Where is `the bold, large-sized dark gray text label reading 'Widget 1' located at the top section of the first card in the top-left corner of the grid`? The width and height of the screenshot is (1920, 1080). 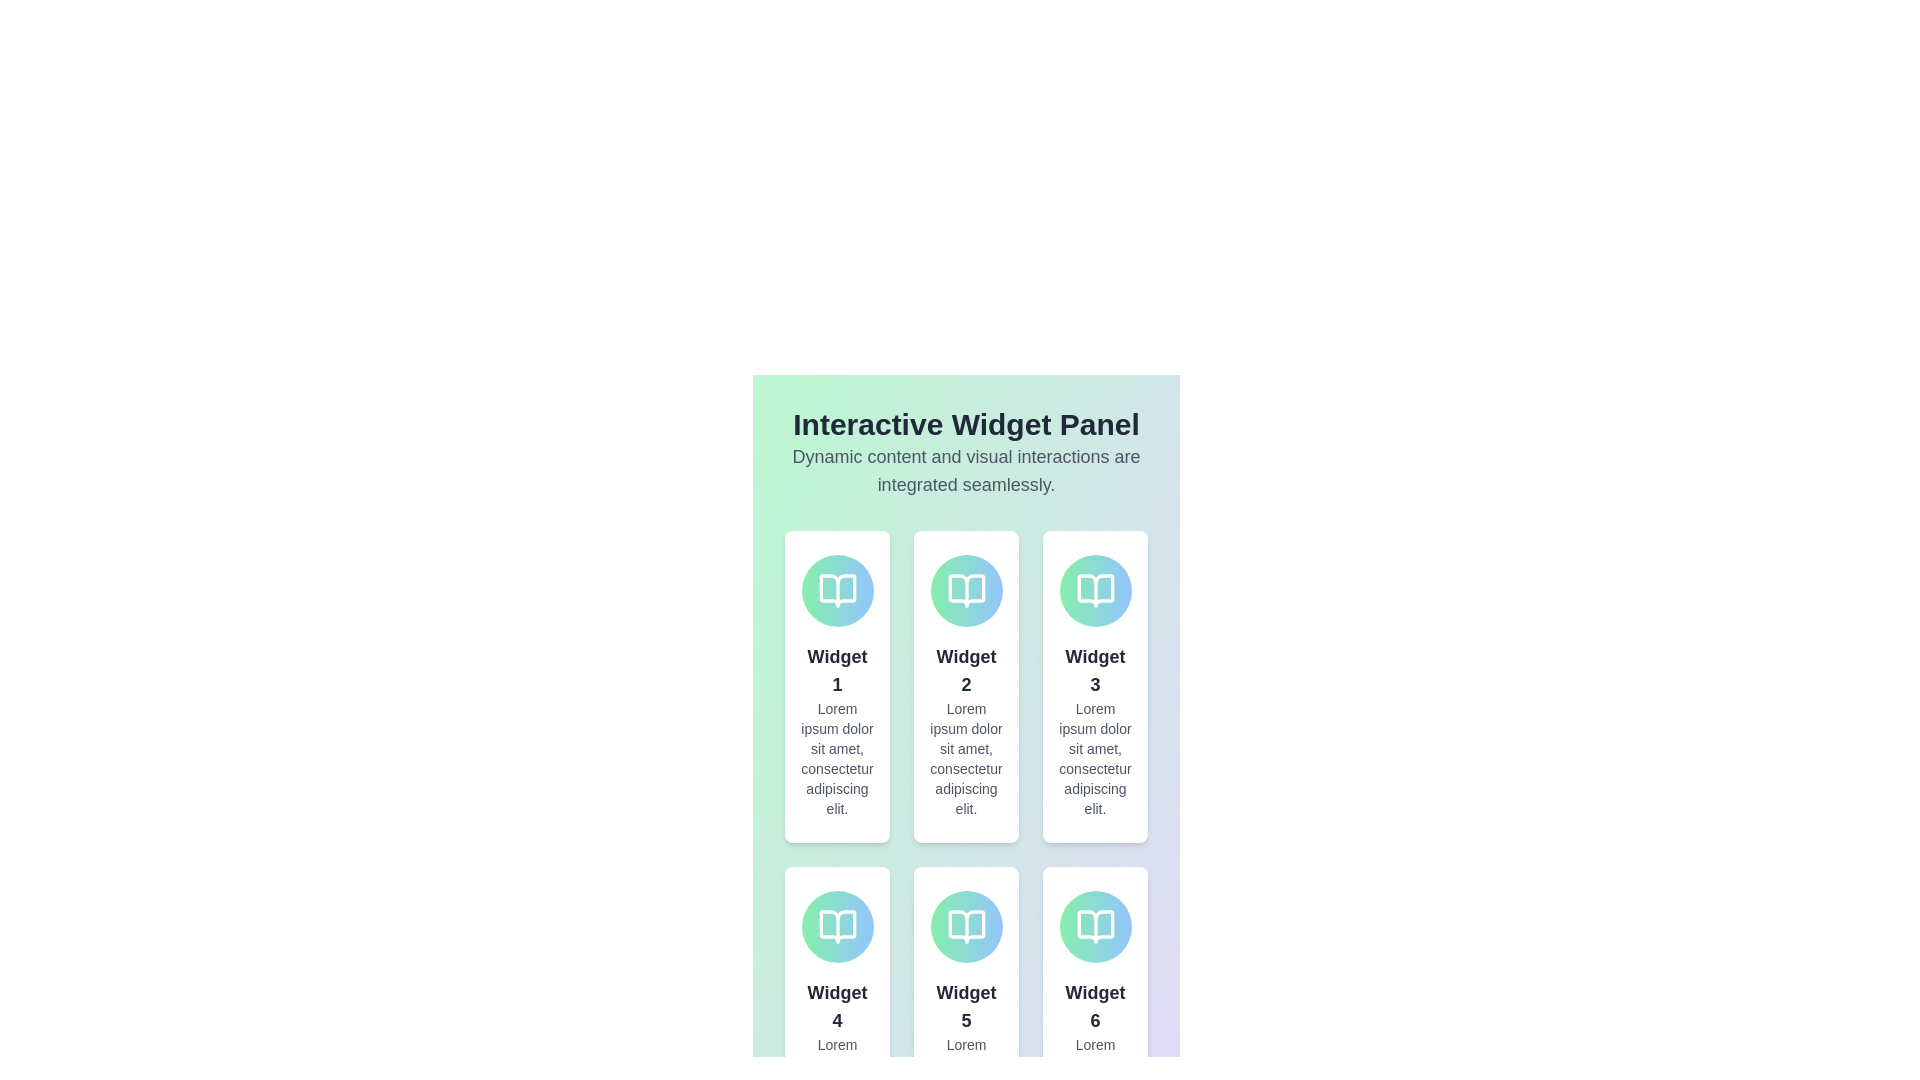
the bold, large-sized dark gray text label reading 'Widget 1' located at the top section of the first card in the top-left corner of the grid is located at coordinates (837, 671).